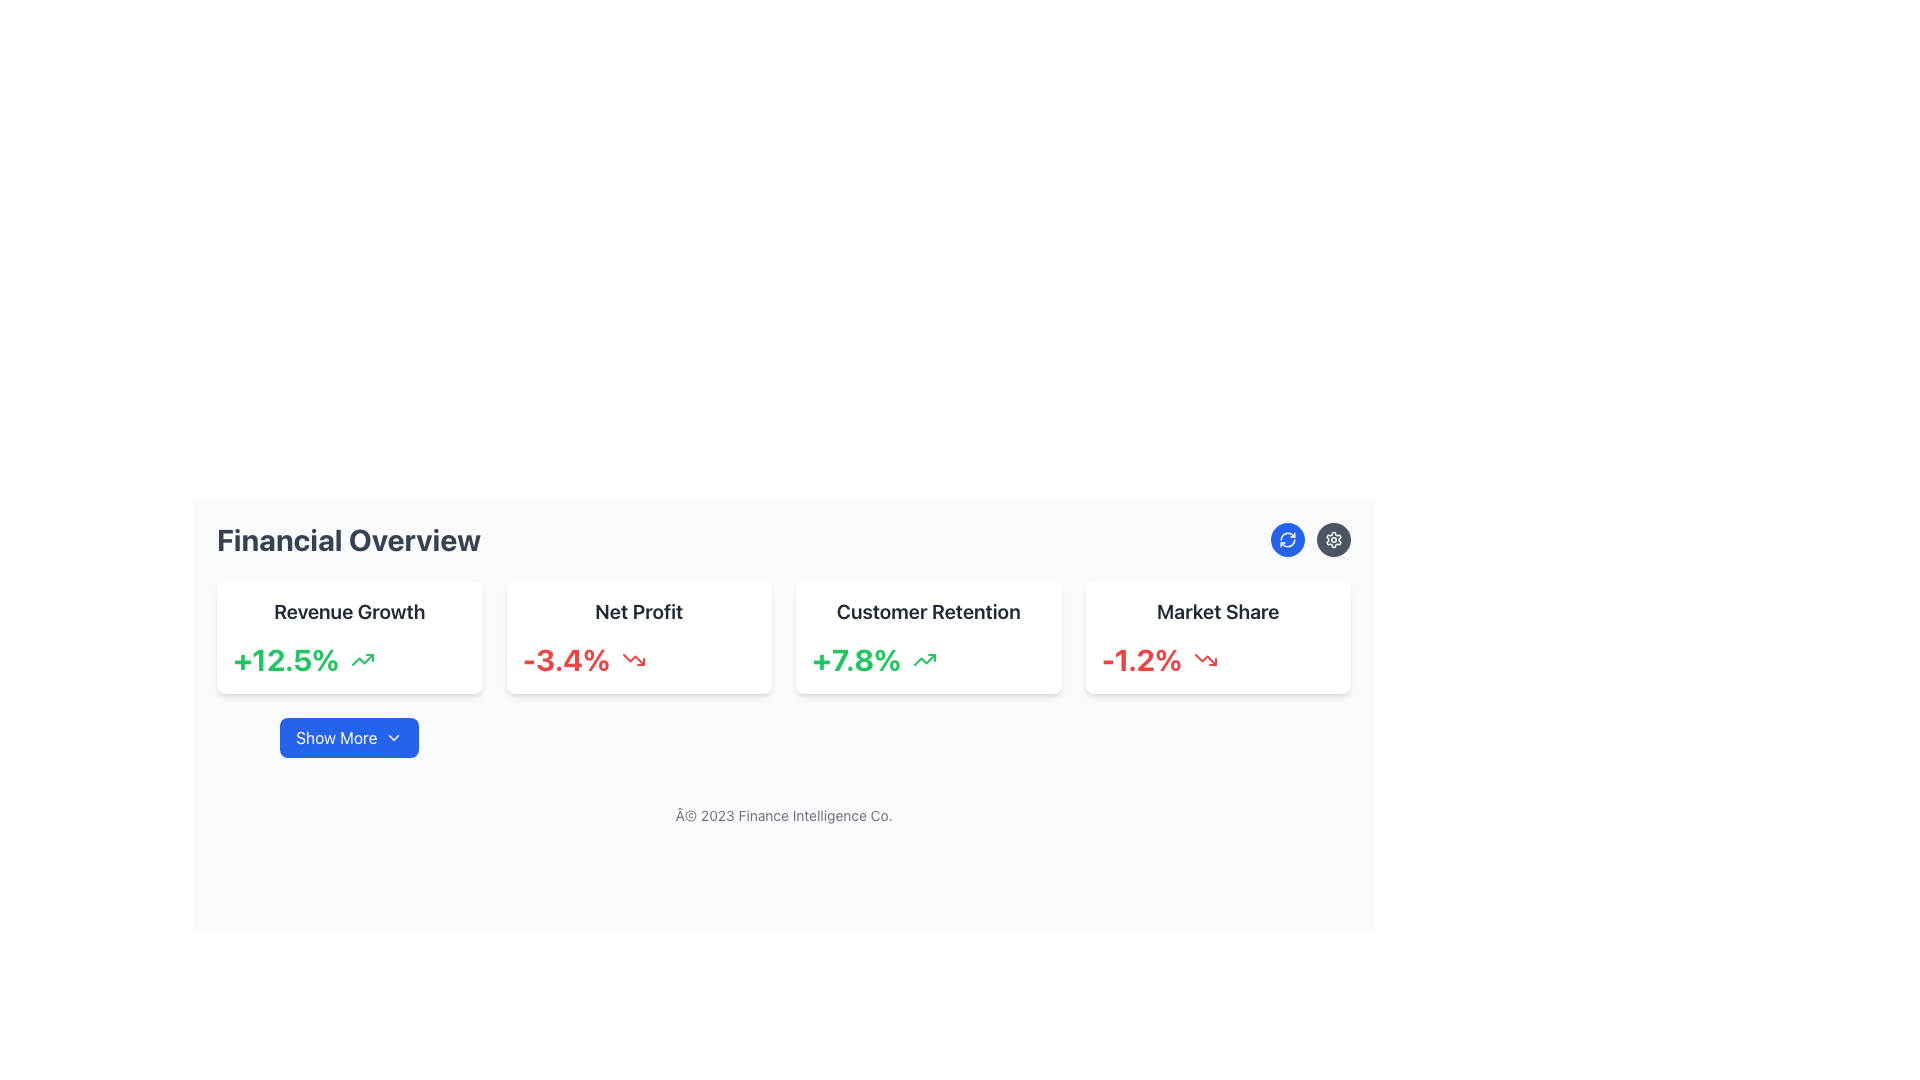 This screenshot has height=1080, width=1920. Describe the element at coordinates (1217, 659) in the screenshot. I see `the Text and Icon Combination displaying '-1.2%' in bold red font, associated with a downward arrow icon, located in the 'Market Share' card in the 'Financial Overview' section` at that location.